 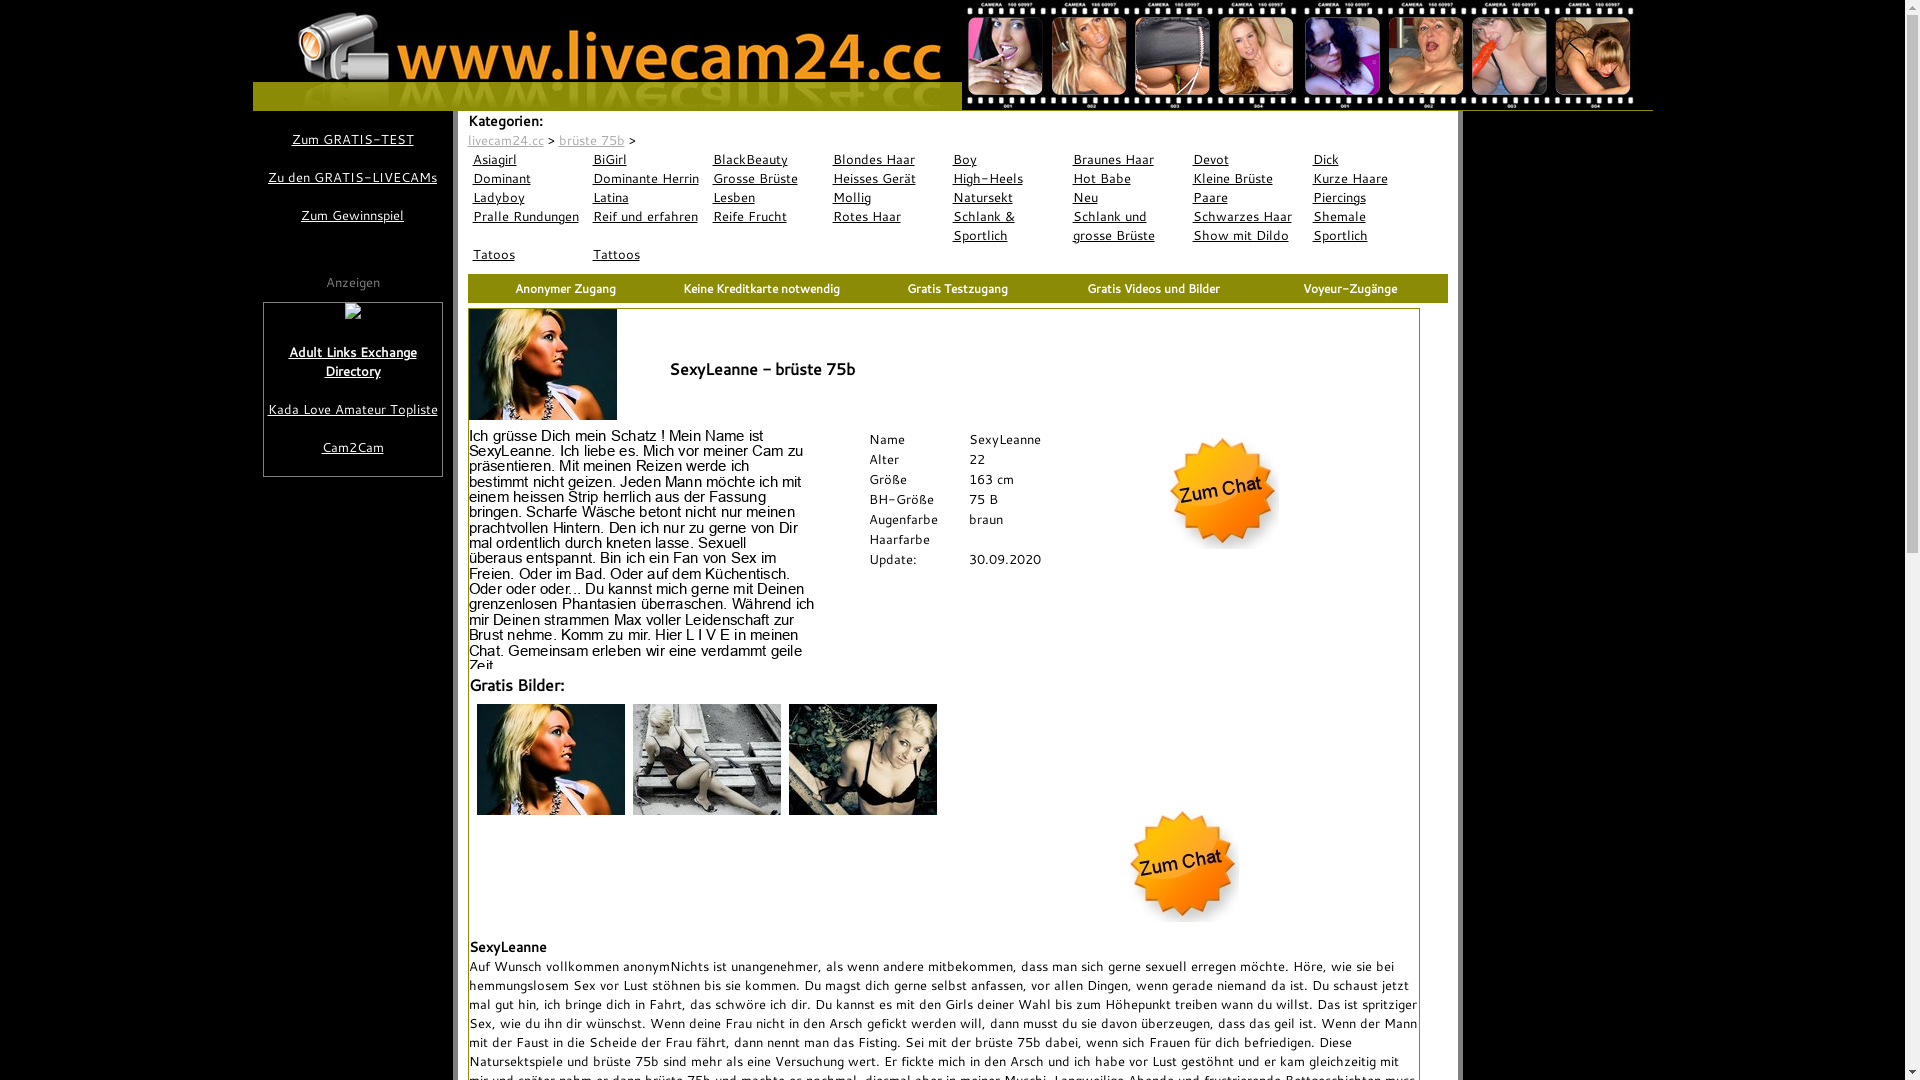 What do you see at coordinates (353, 408) in the screenshot?
I see `'Kada Love Amateur Topliste'` at bounding box center [353, 408].